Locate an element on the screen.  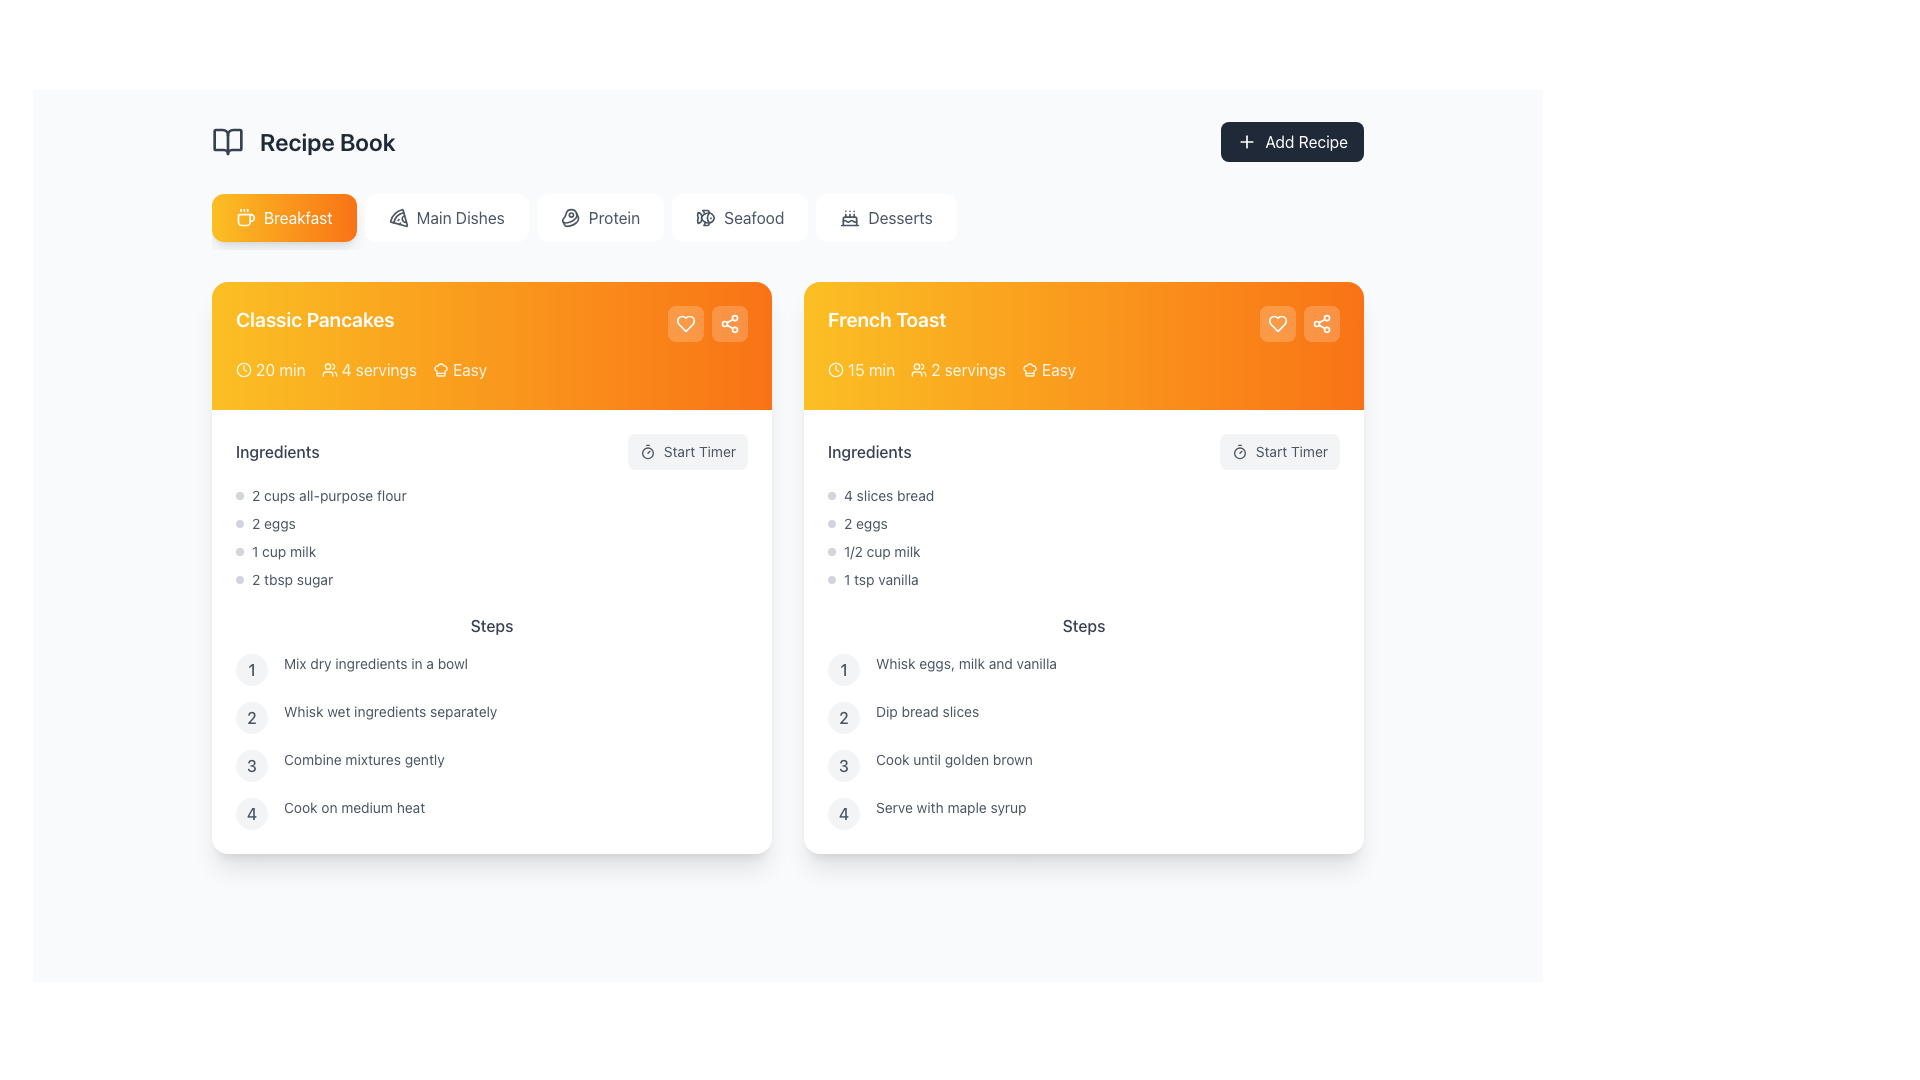
the button in the top-right corner of the 'French Toast' recipe card is located at coordinates (1276, 323).